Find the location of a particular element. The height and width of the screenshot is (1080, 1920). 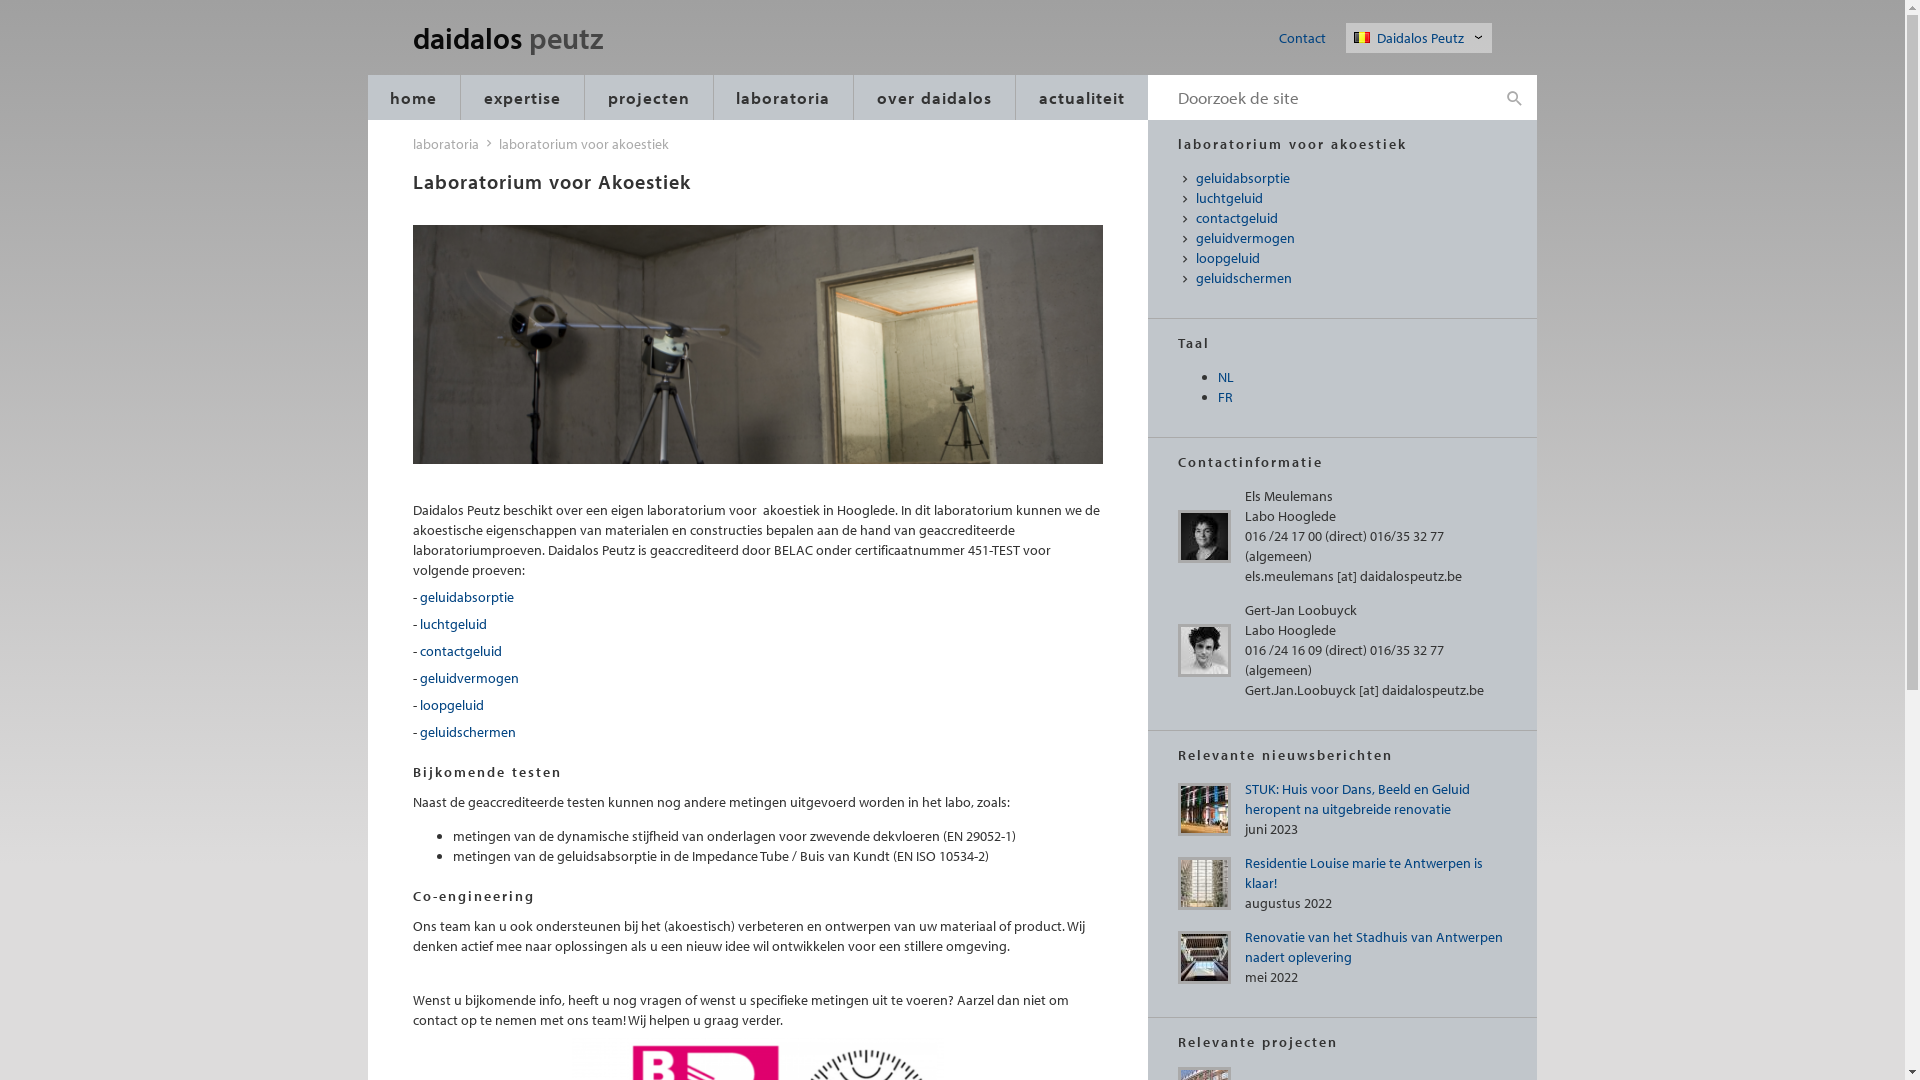

'NL' is located at coordinates (1217, 377).